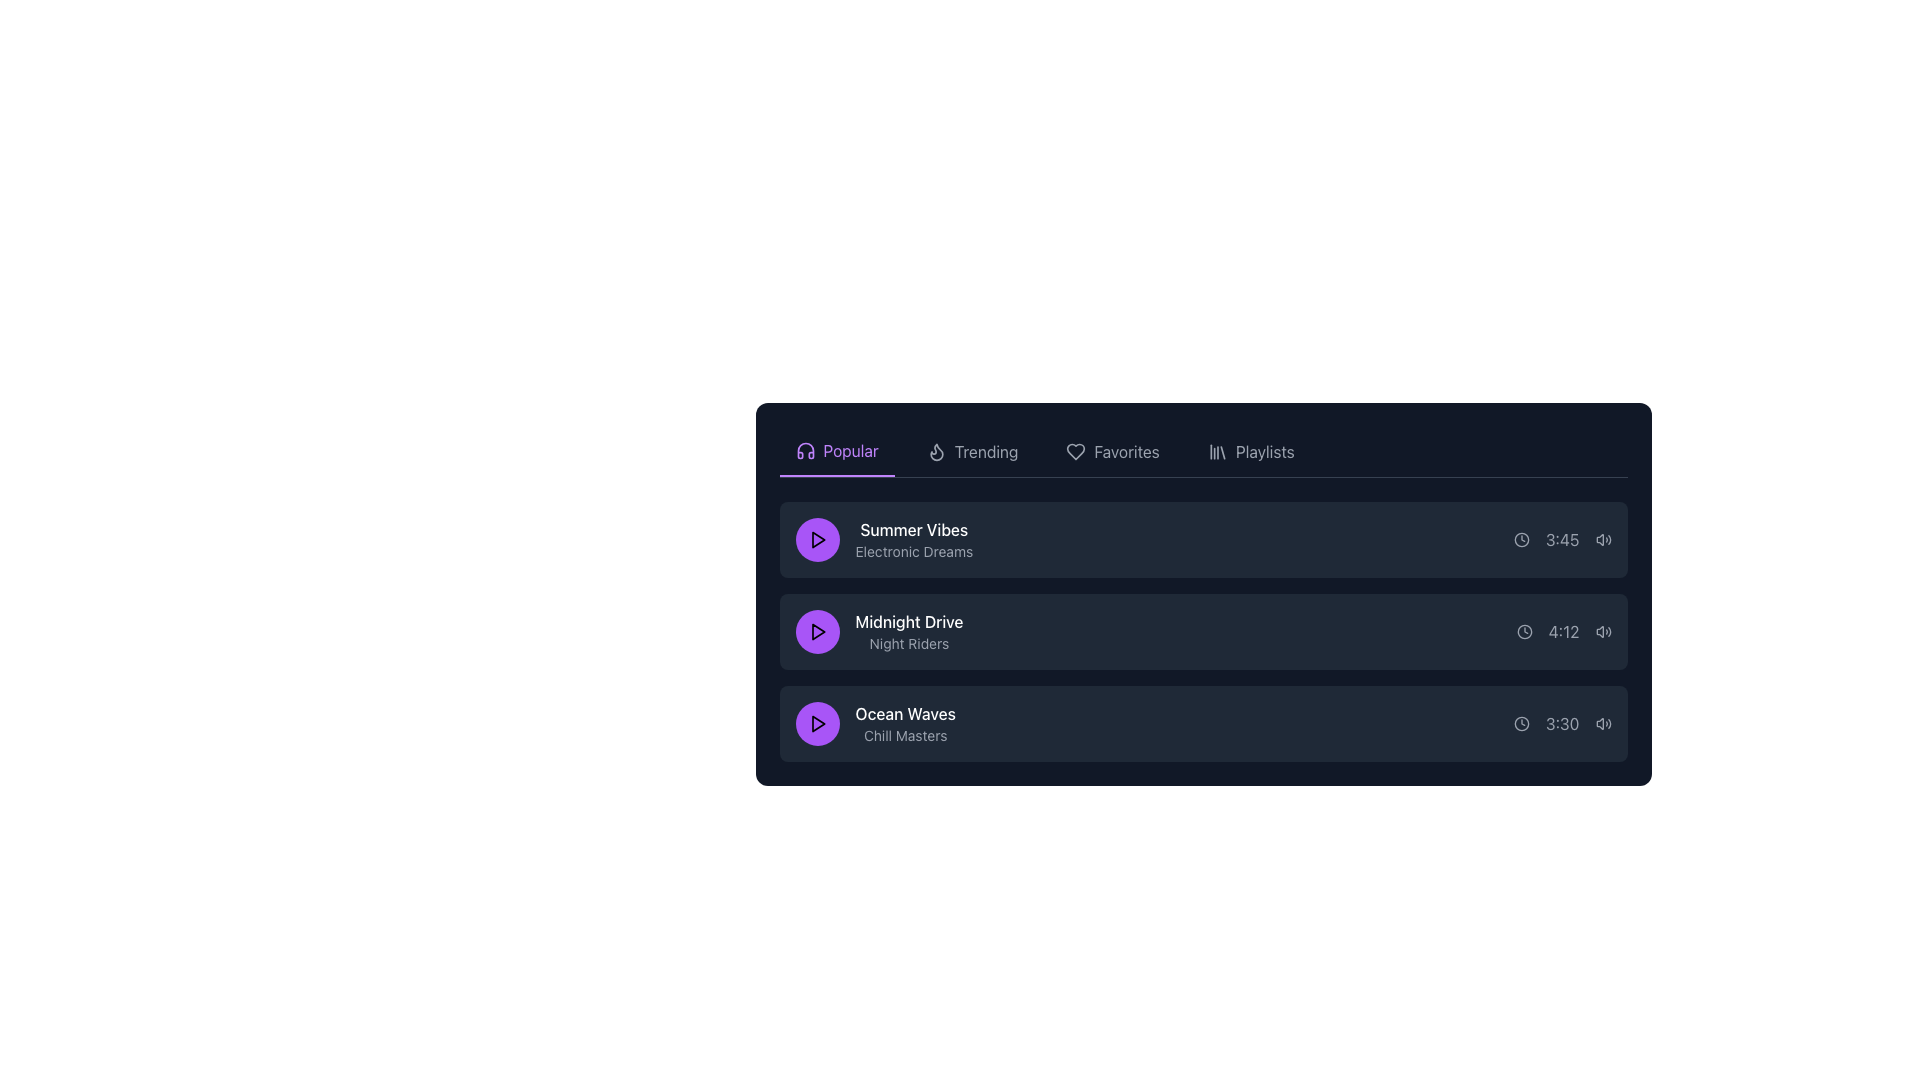 This screenshot has height=1080, width=1920. What do you see at coordinates (817, 632) in the screenshot?
I see `the play button located to the left of the 'Midnight Drive' text` at bounding box center [817, 632].